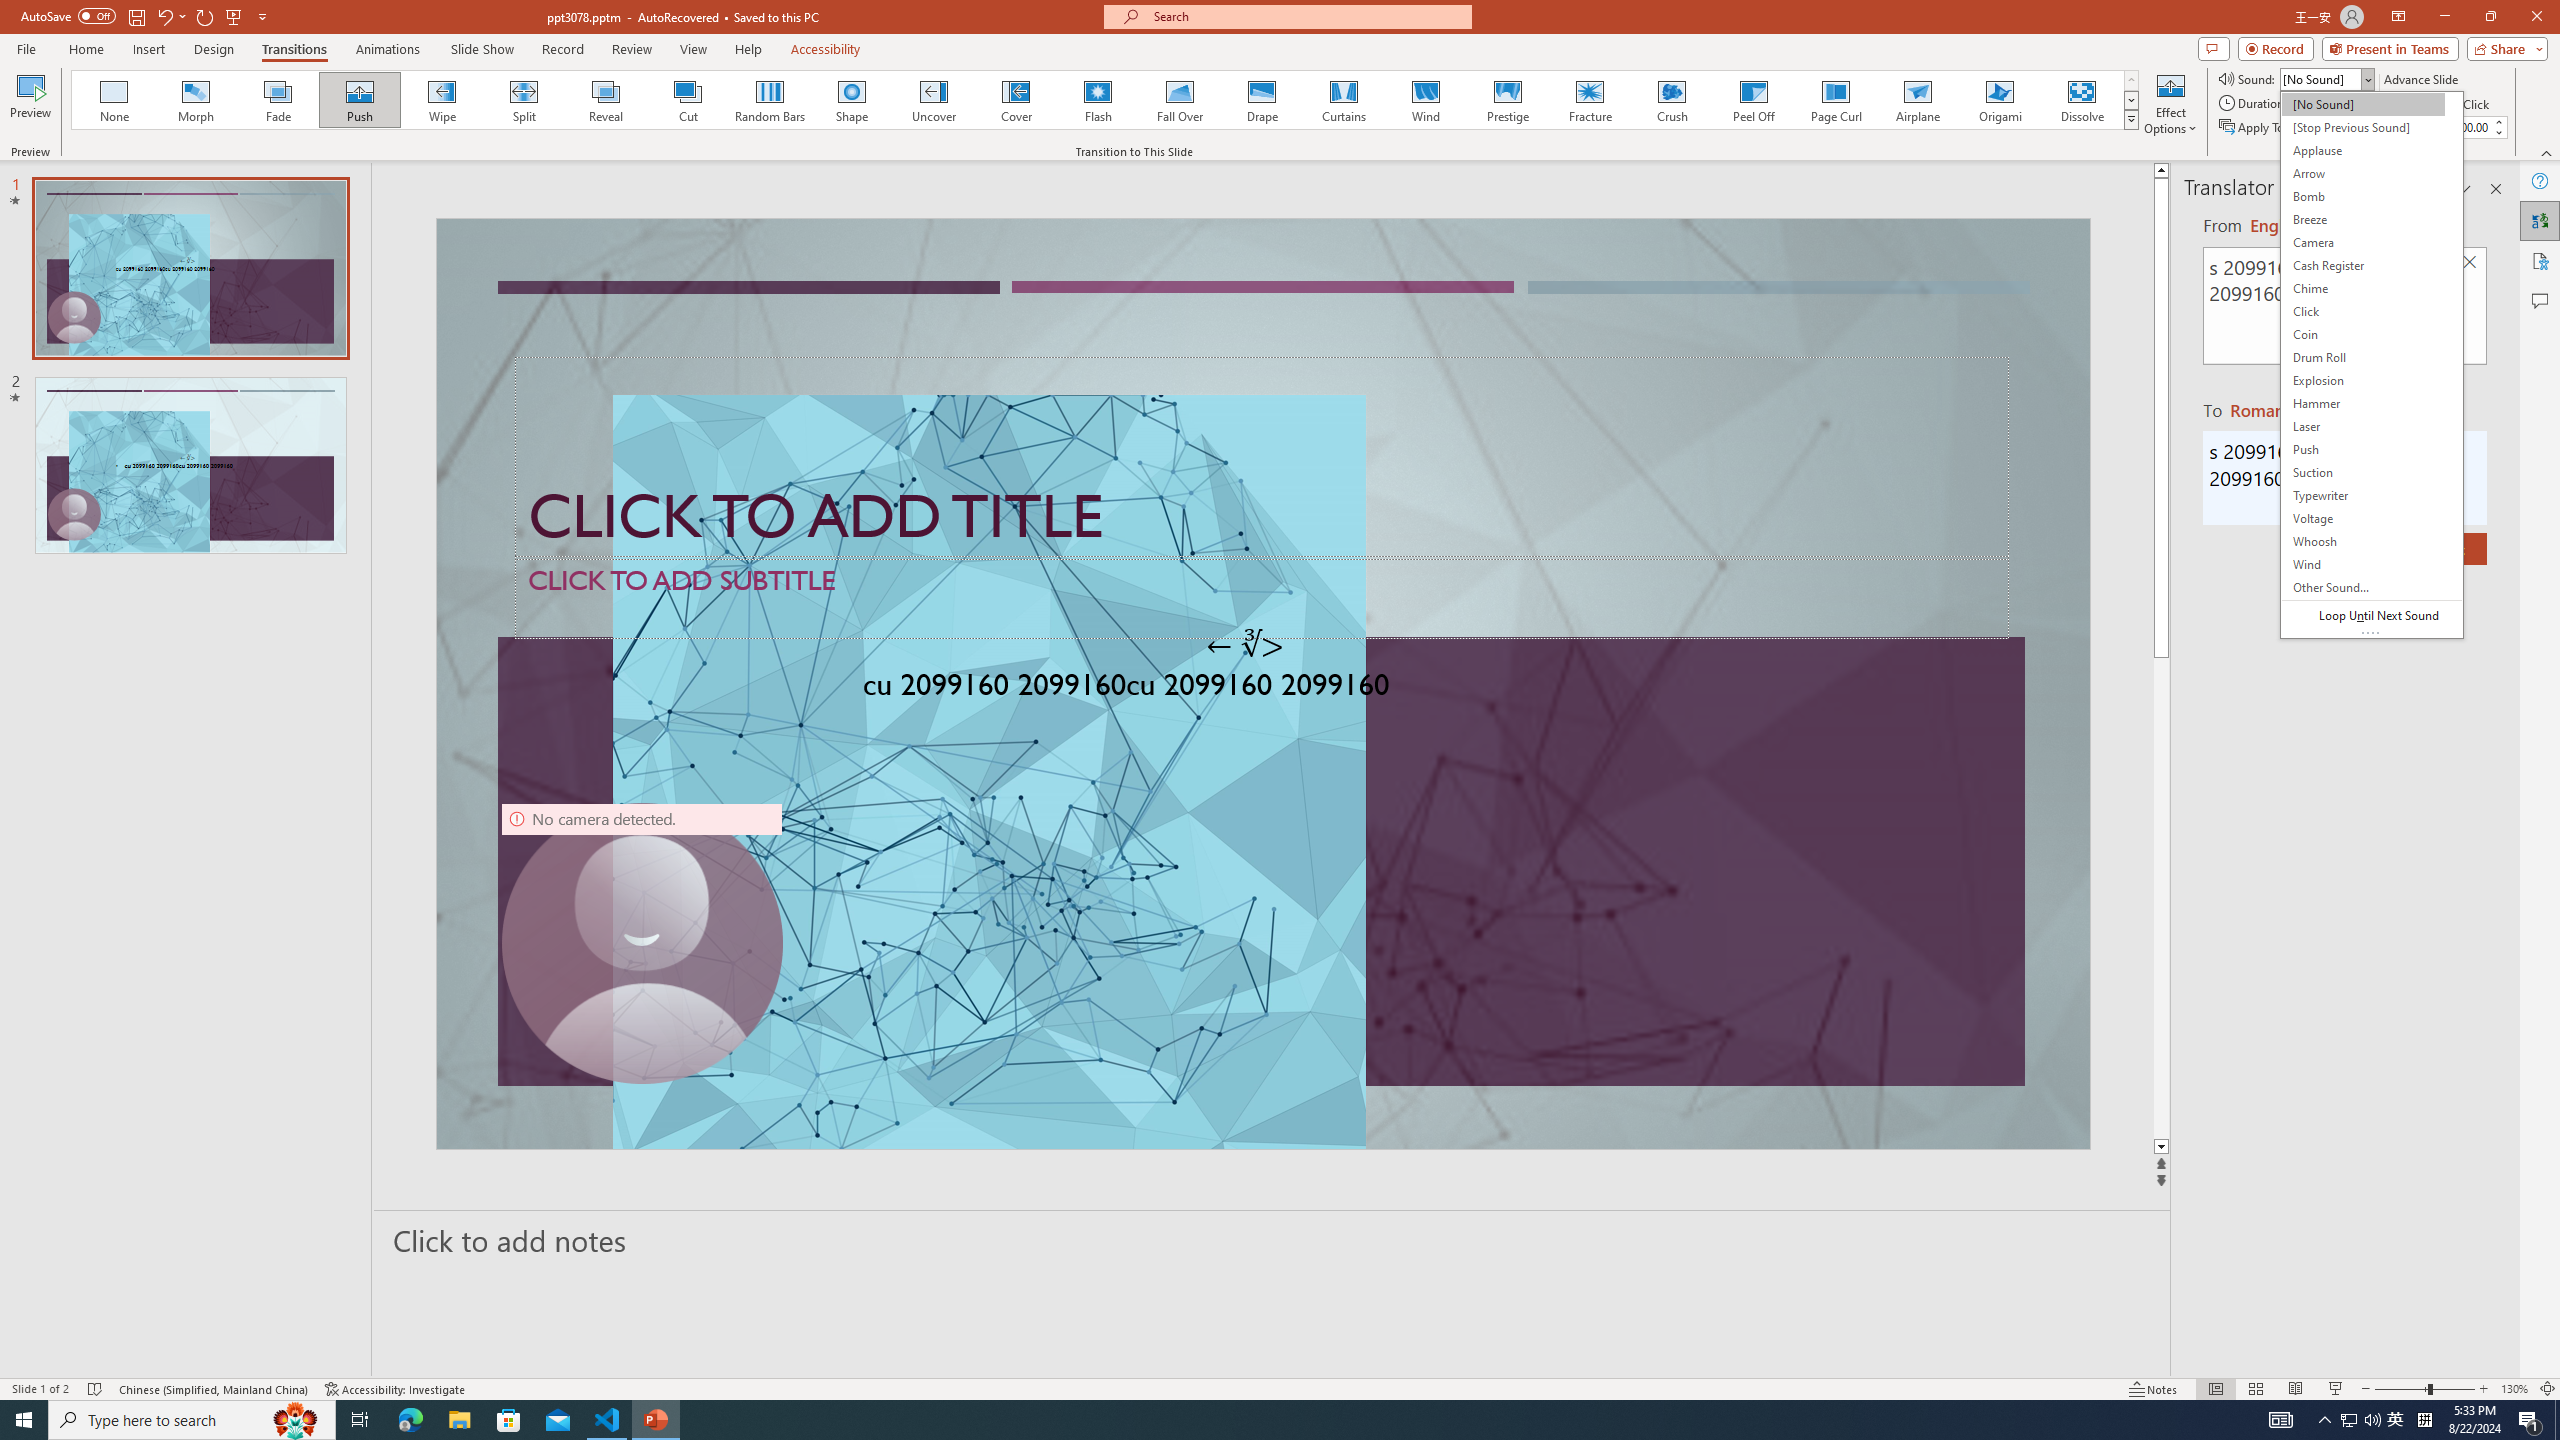 The image size is (2560, 1440). What do you see at coordinates (1104, 99) in the screenshot?
I see `'AutomationID: AnimationTransitionGallery'` at bounding box center [1104, 99].